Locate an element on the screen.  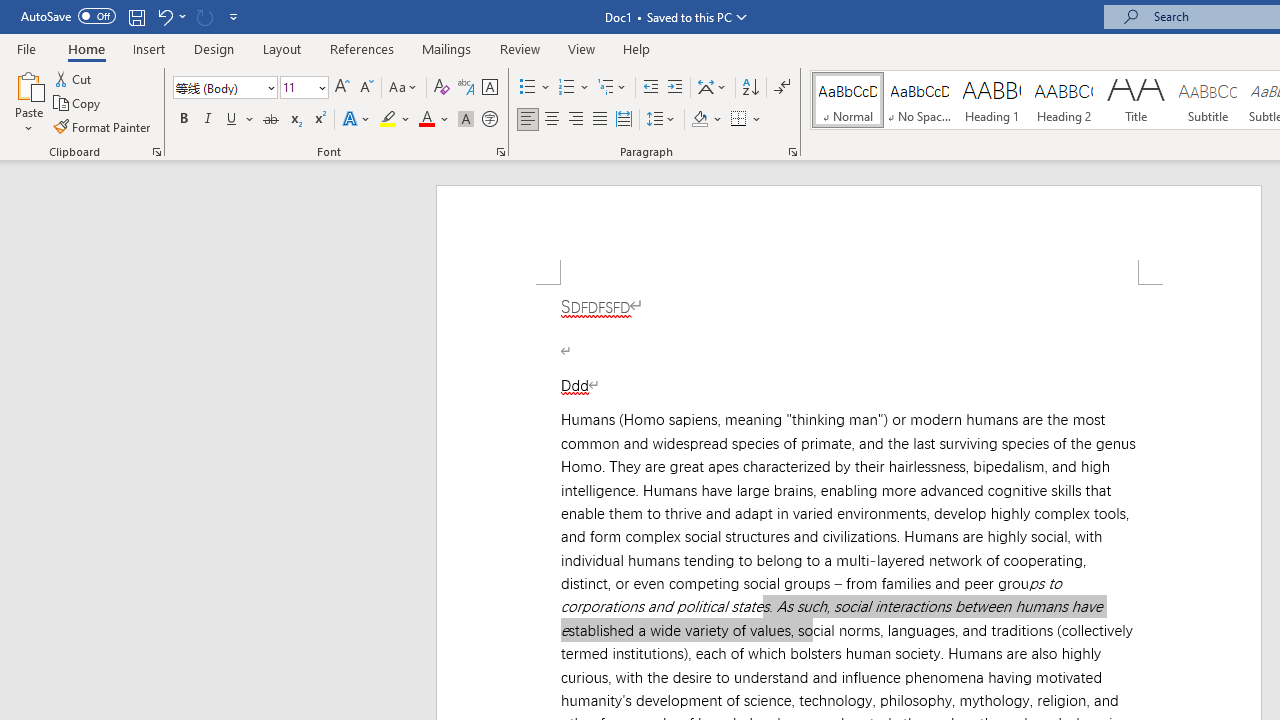
'Strikethrough' is located at coordinates (269, 119).